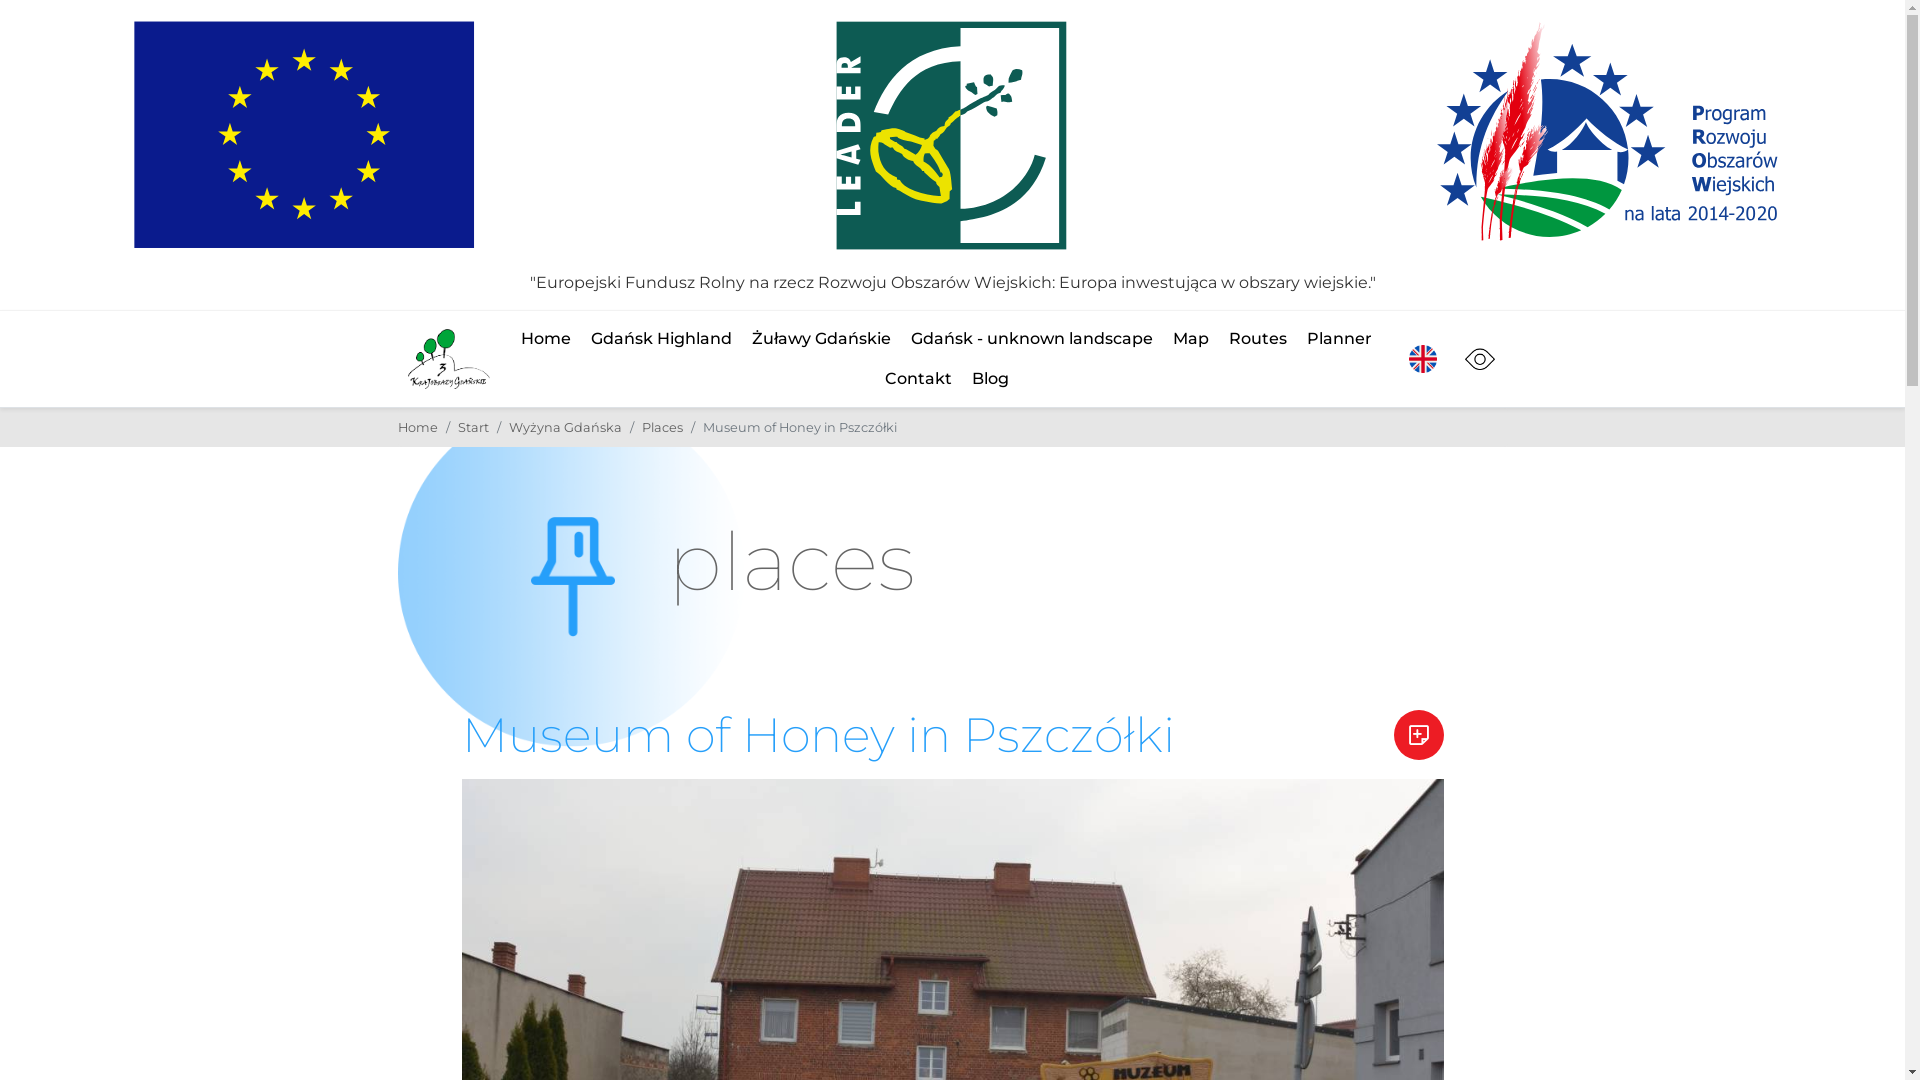 This screenshot has height=1080, width=1920. What do you see at coordinates (917, 378) in the screenshot?
I see `'Contakt'` at bounding box center [917, 378].